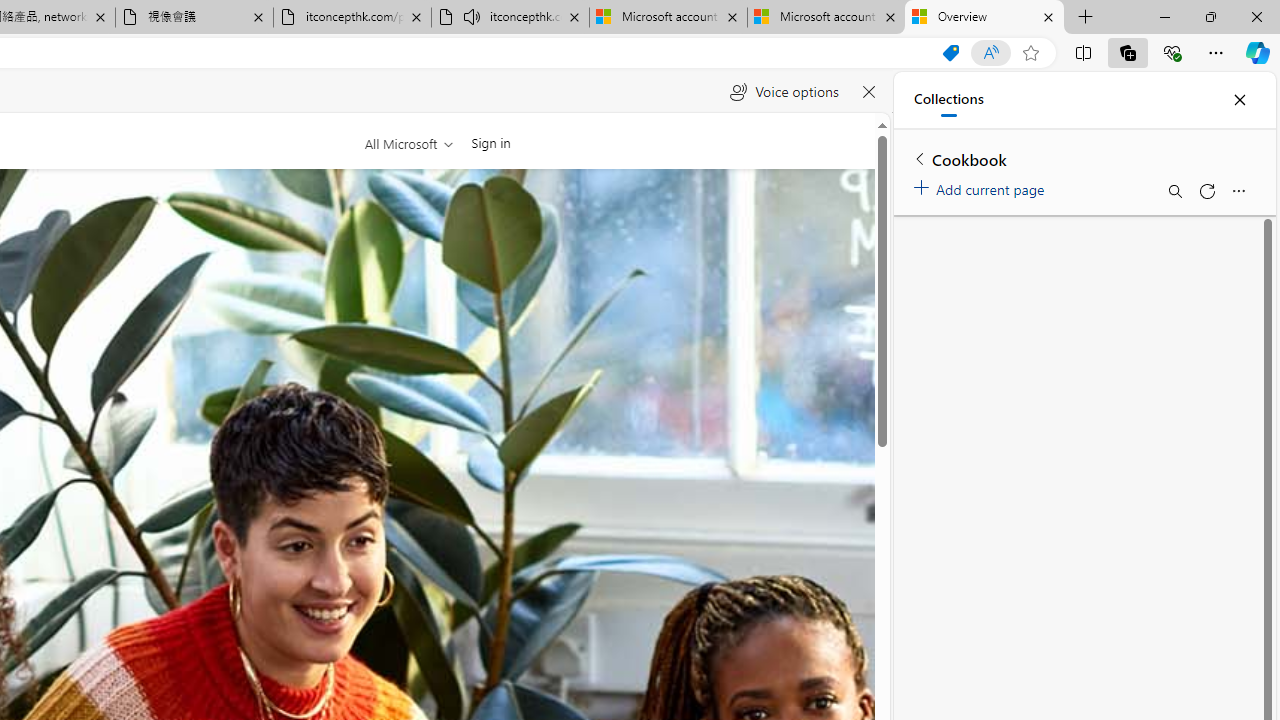  I want to click on 'Mute tab', so click(470, 16).